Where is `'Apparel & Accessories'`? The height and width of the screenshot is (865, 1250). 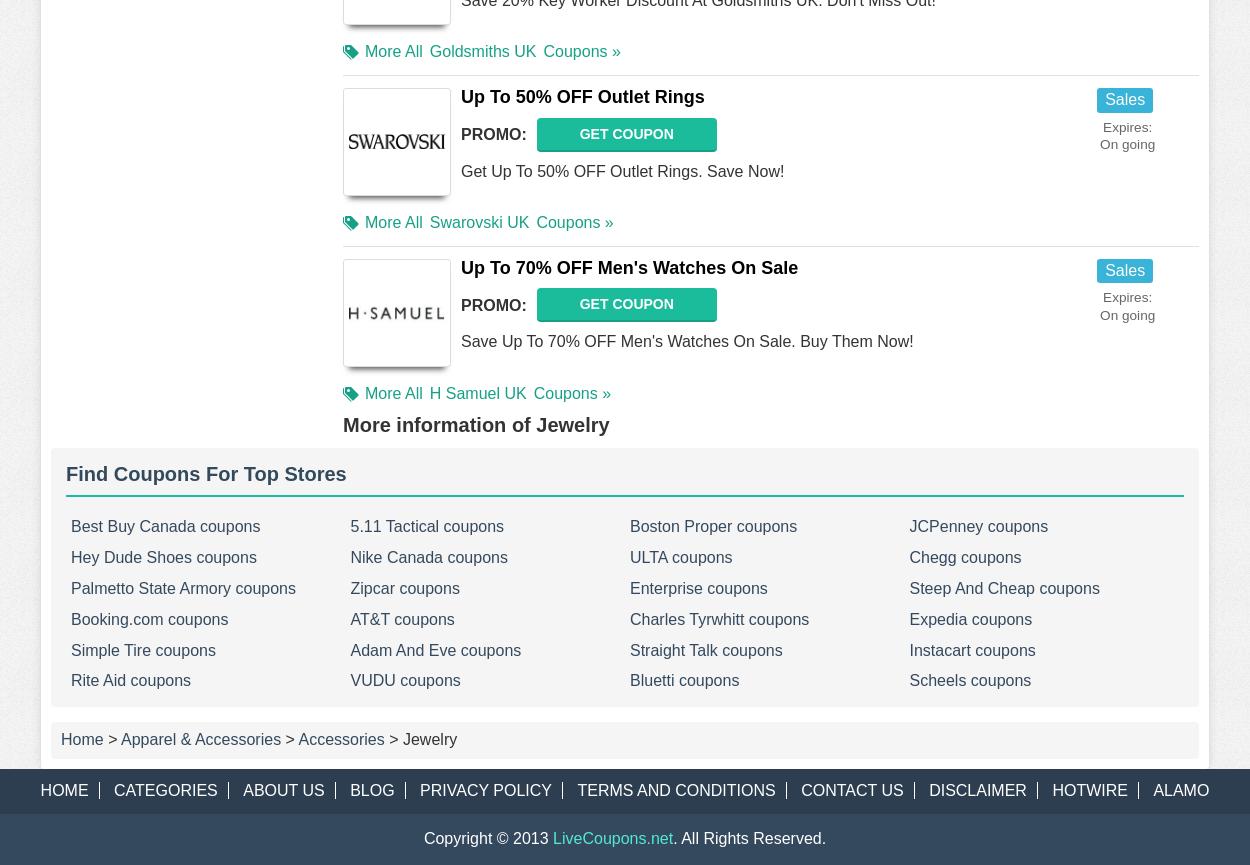
'Apparel & Accessories' is located at coordinates (200, 738).